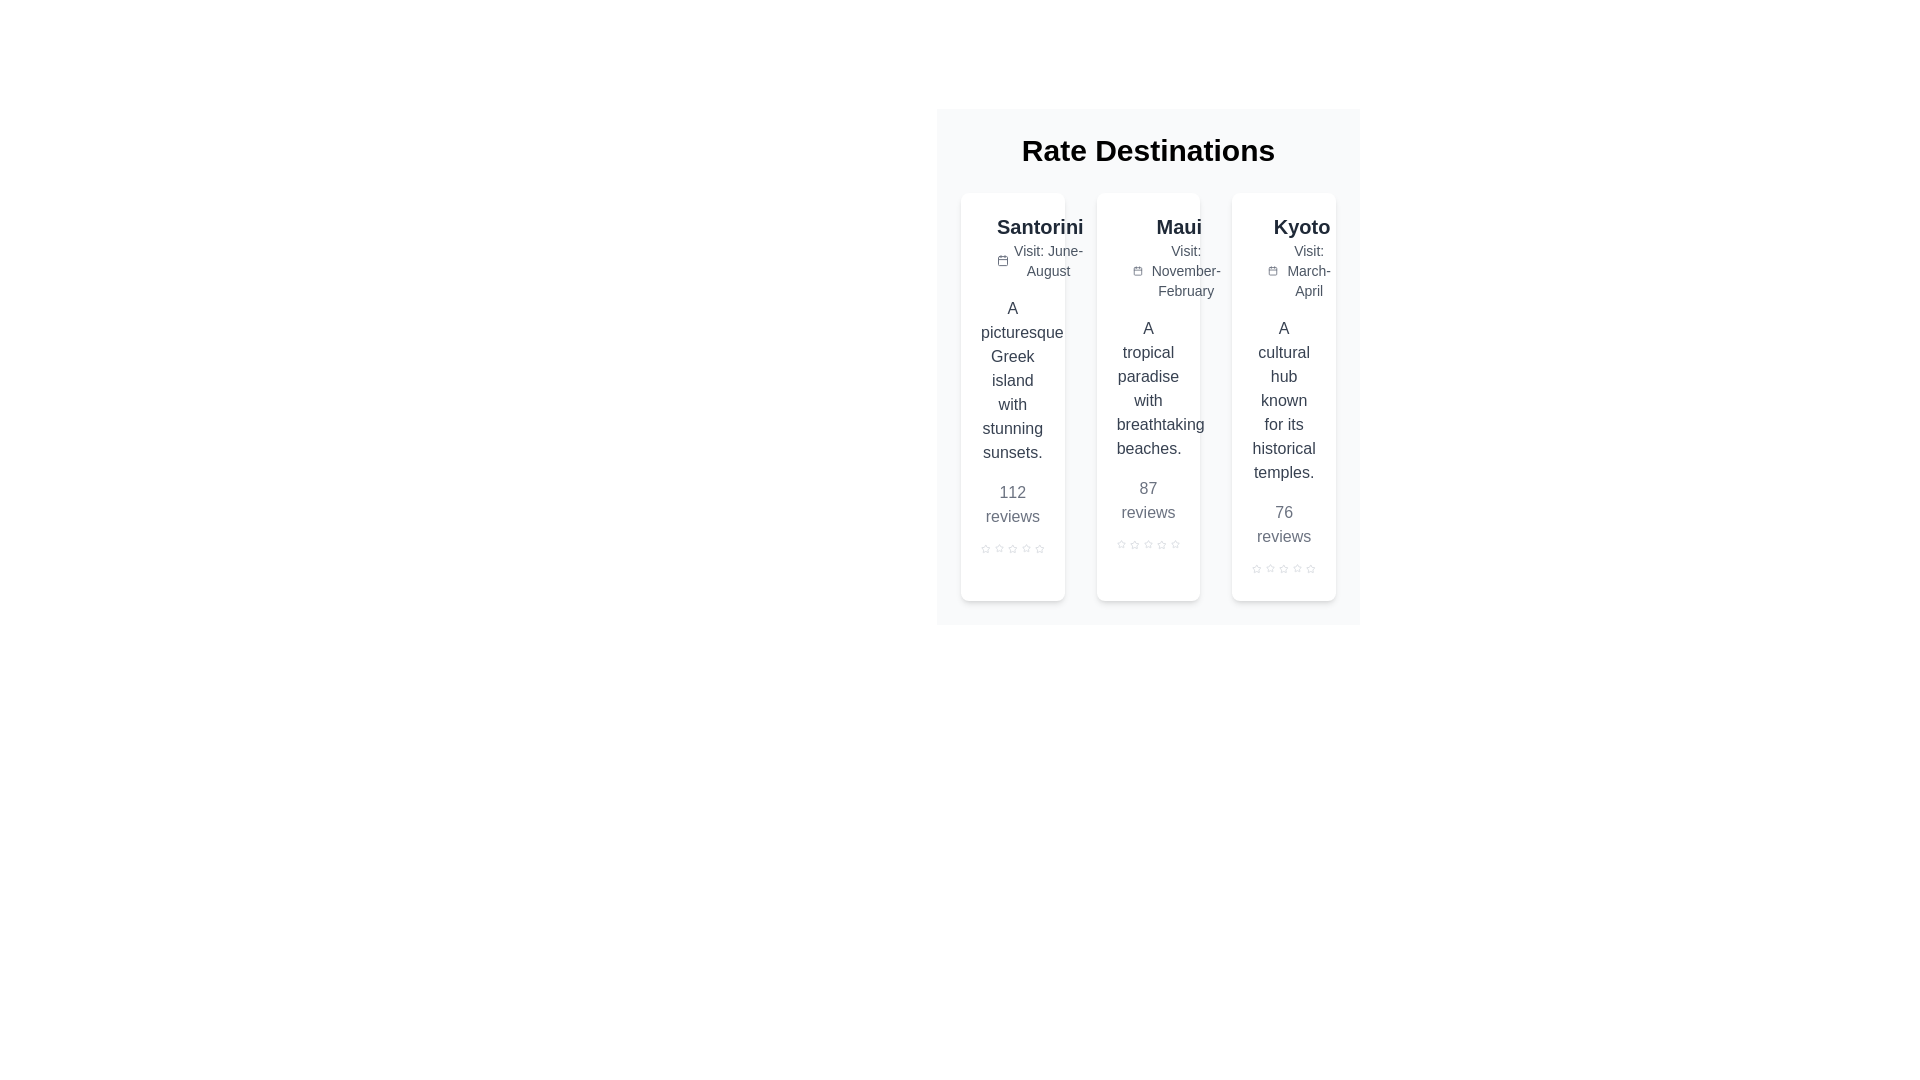 Image resolution: width=1920 pixels, height=1080 pixels. What do you see at coordinates (1302, 270) in the screenshot?
I see `the text label under the 'Kyoto' heading that says 'Visit:' on the first line and 'March-April' on the second line, which is accompanied by a small calendar icon to its left` at bounding box center [1302, 270].